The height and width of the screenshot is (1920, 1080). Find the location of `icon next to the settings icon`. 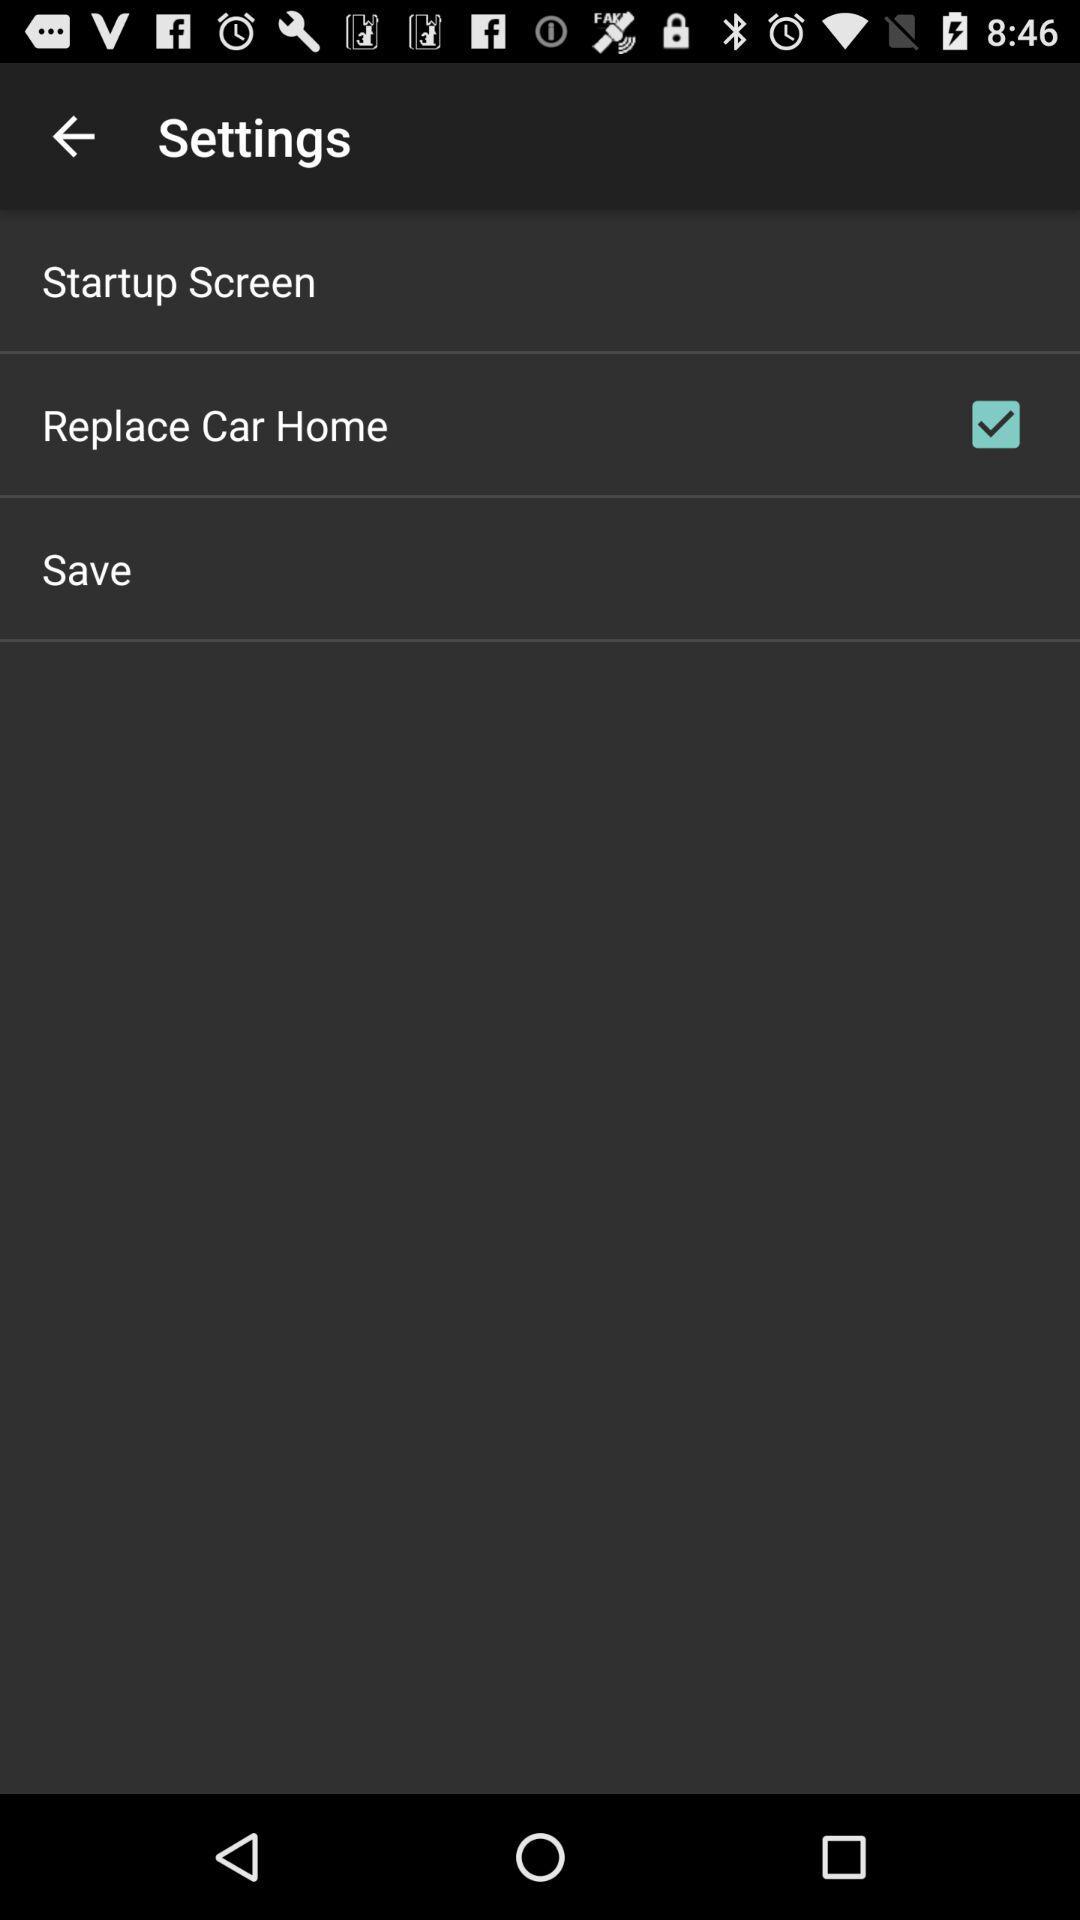

icon next to the settings icon is located at coordinates (72, 135).